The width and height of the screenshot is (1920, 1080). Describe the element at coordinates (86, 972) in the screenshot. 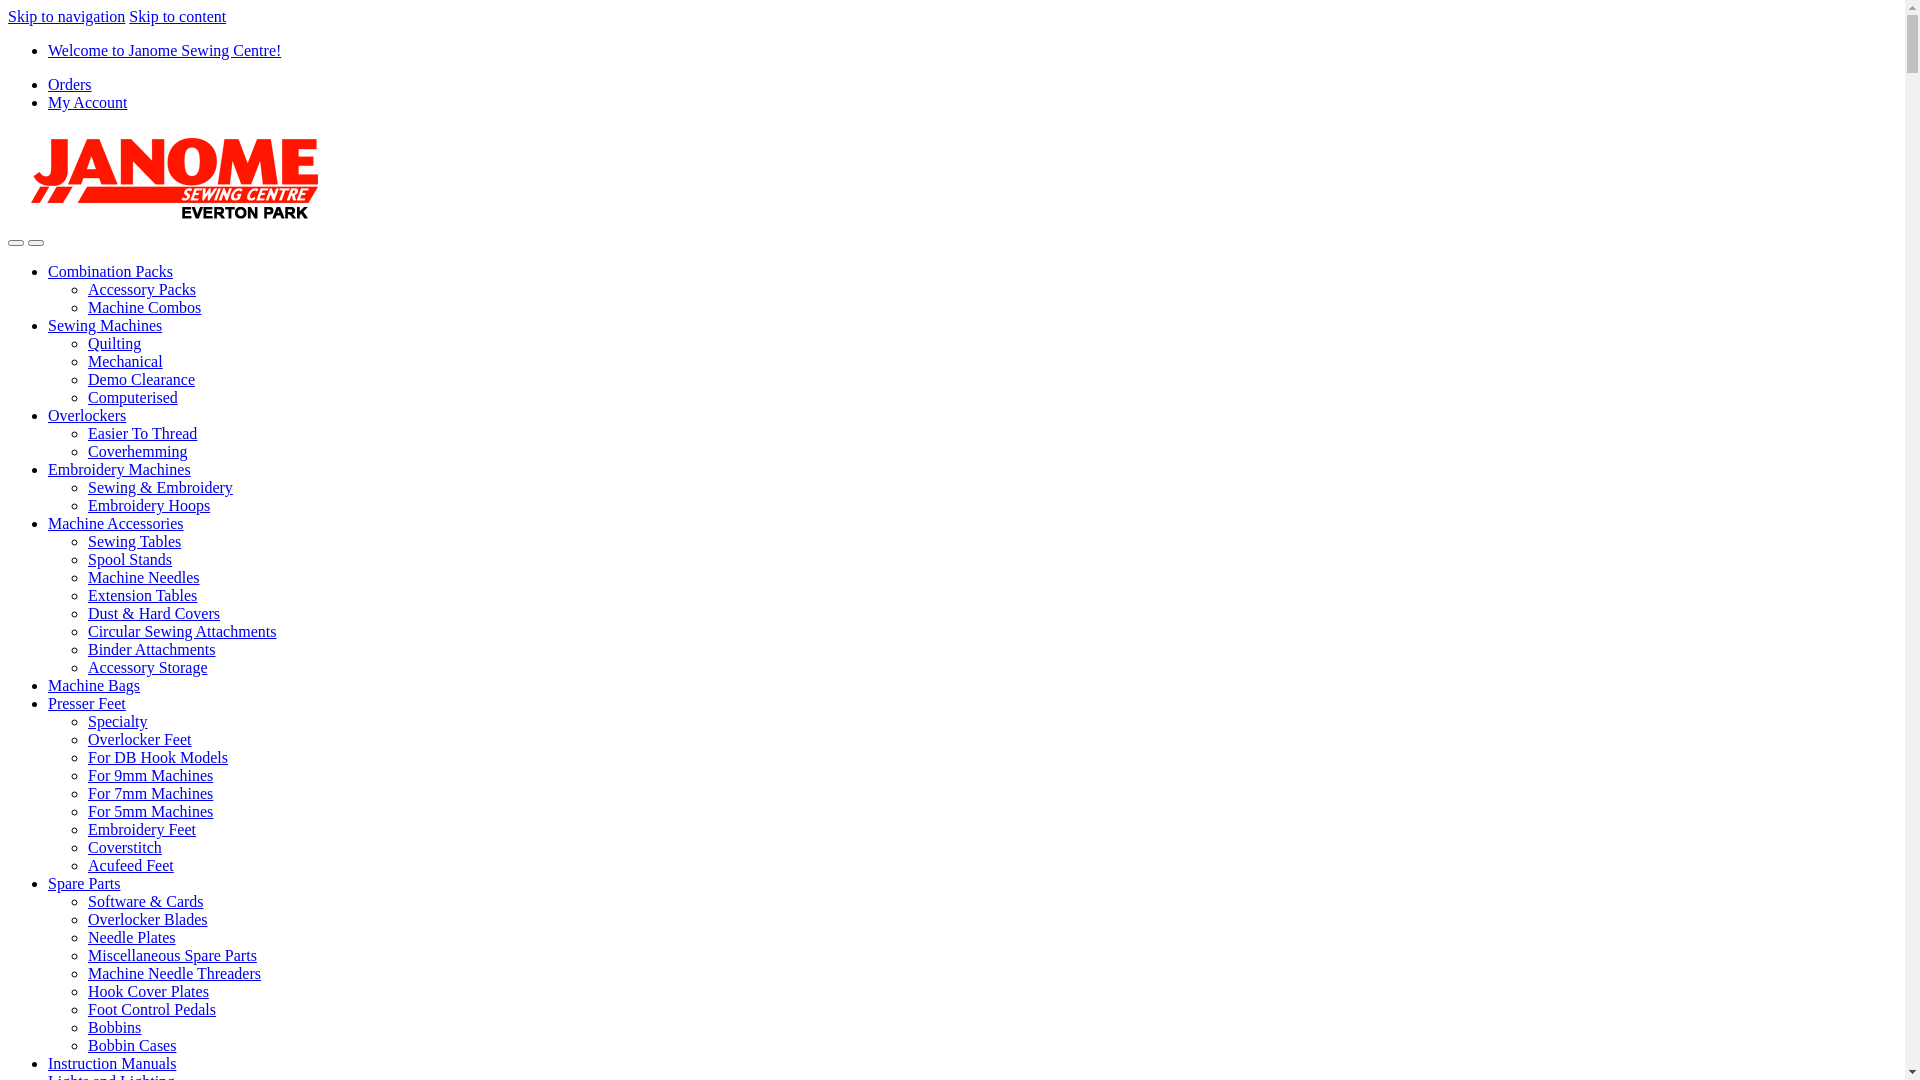

I see `'Machine Needle Threaders'` at that location.